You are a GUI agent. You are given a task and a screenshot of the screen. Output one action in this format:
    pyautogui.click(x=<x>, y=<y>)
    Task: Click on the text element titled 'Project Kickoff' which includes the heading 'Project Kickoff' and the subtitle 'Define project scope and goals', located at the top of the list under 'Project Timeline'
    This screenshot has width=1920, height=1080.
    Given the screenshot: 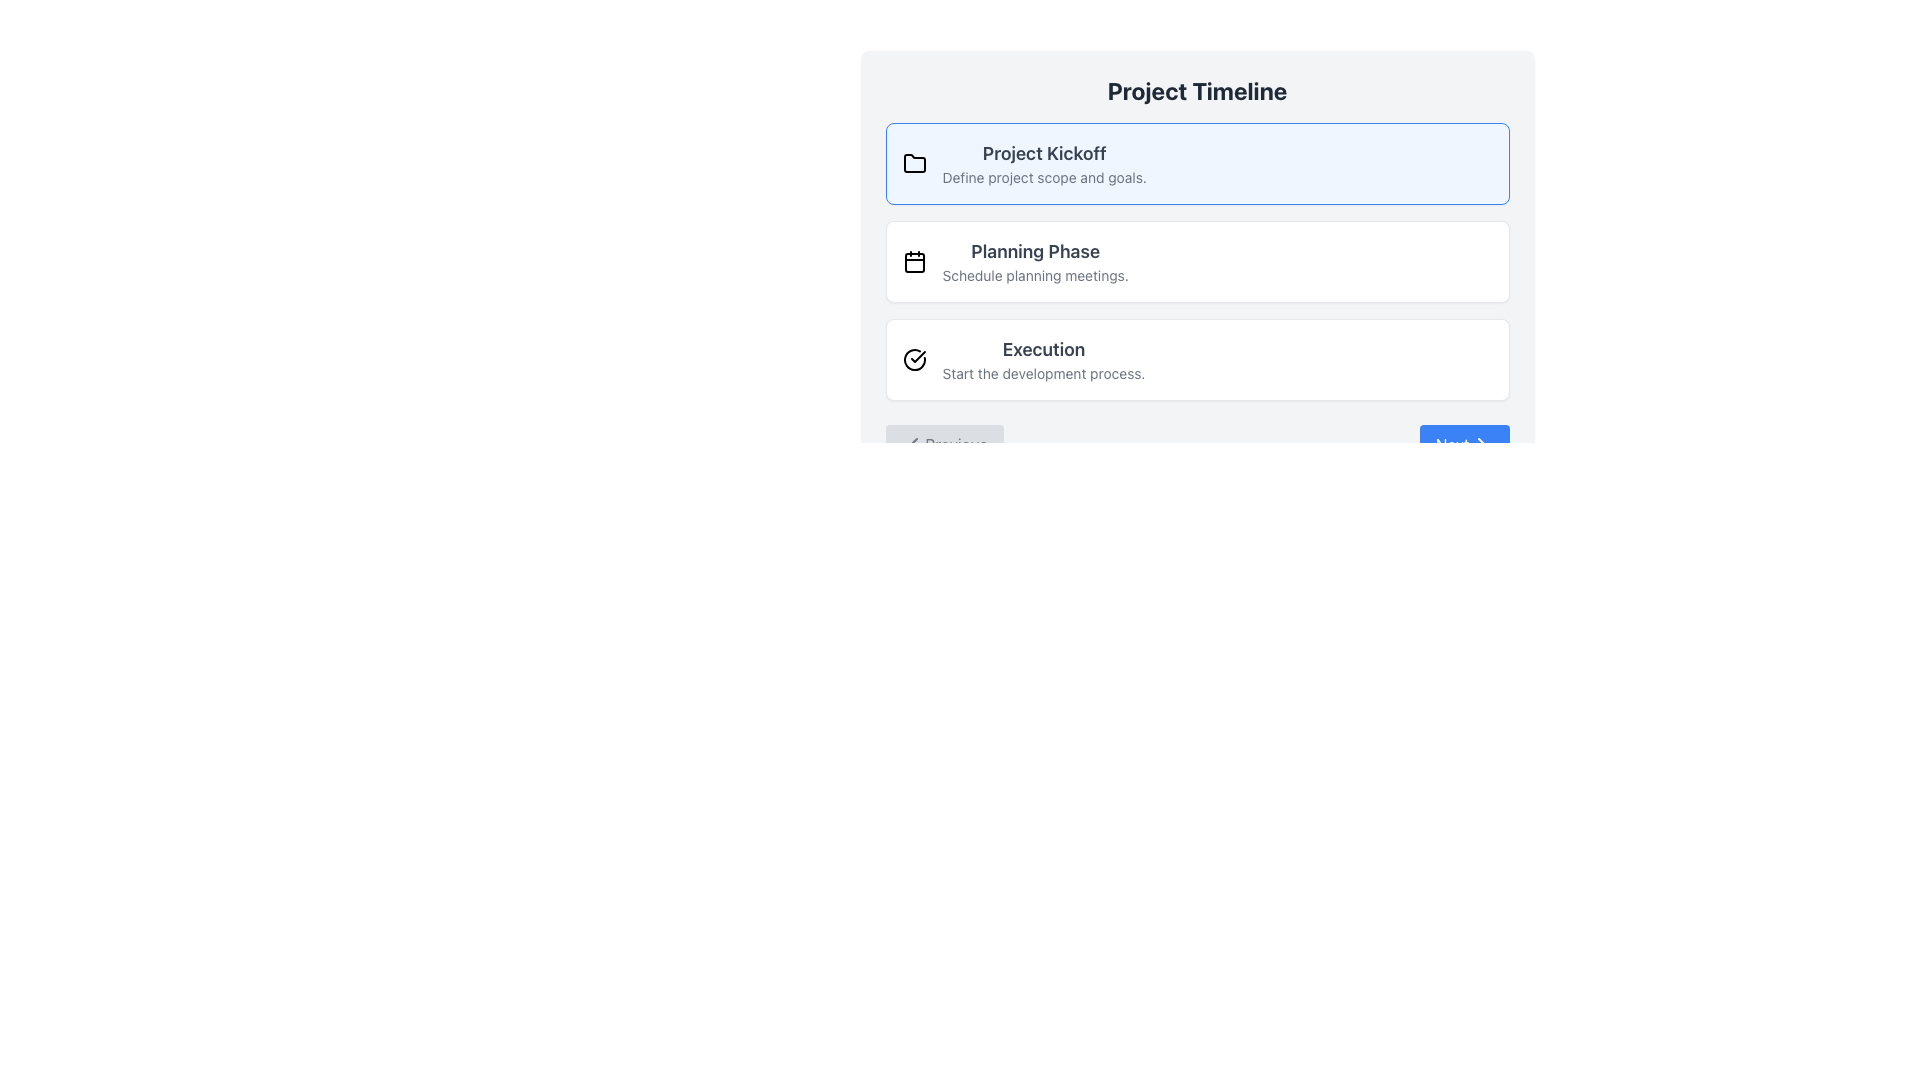 What is the action you would take?
    pyautogui.click(x=1043, y=163)
    